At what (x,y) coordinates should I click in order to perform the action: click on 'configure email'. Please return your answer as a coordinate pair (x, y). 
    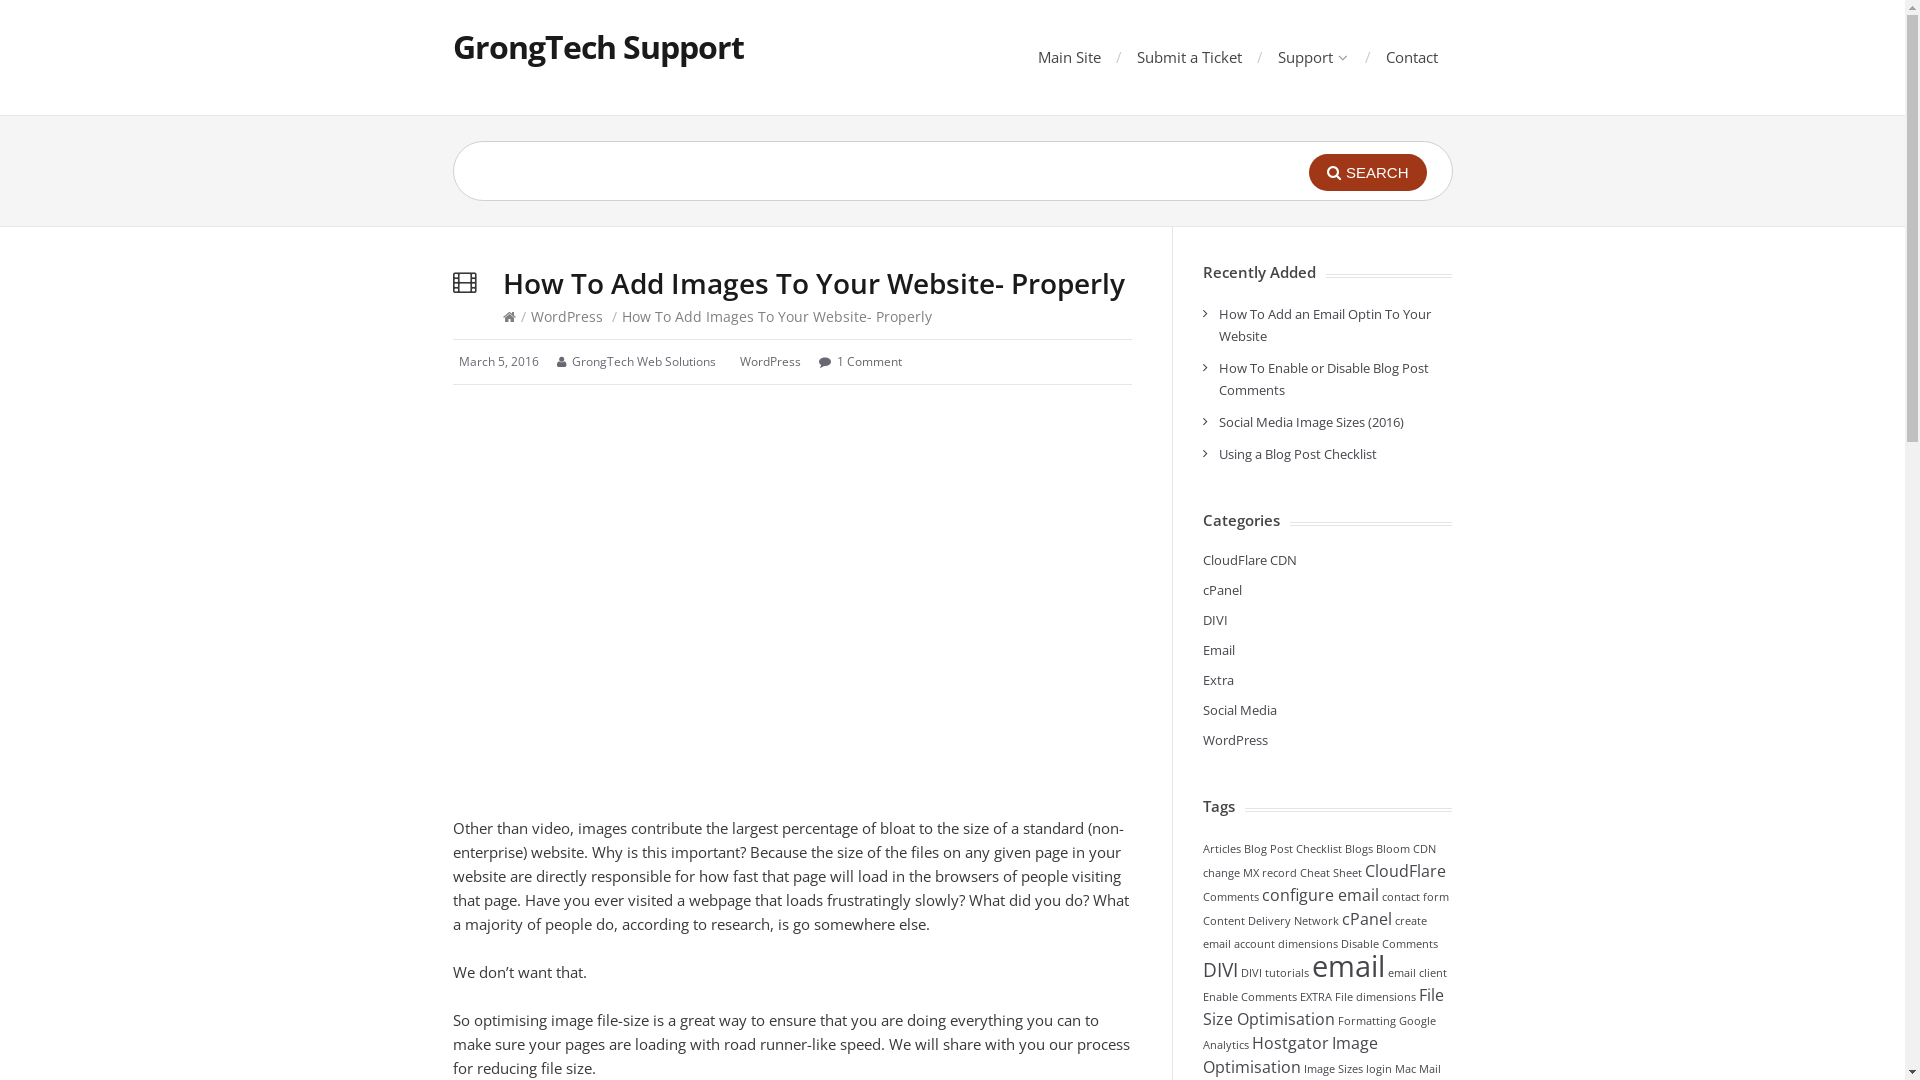
    Looking at the image, I should click on (1320, 893).